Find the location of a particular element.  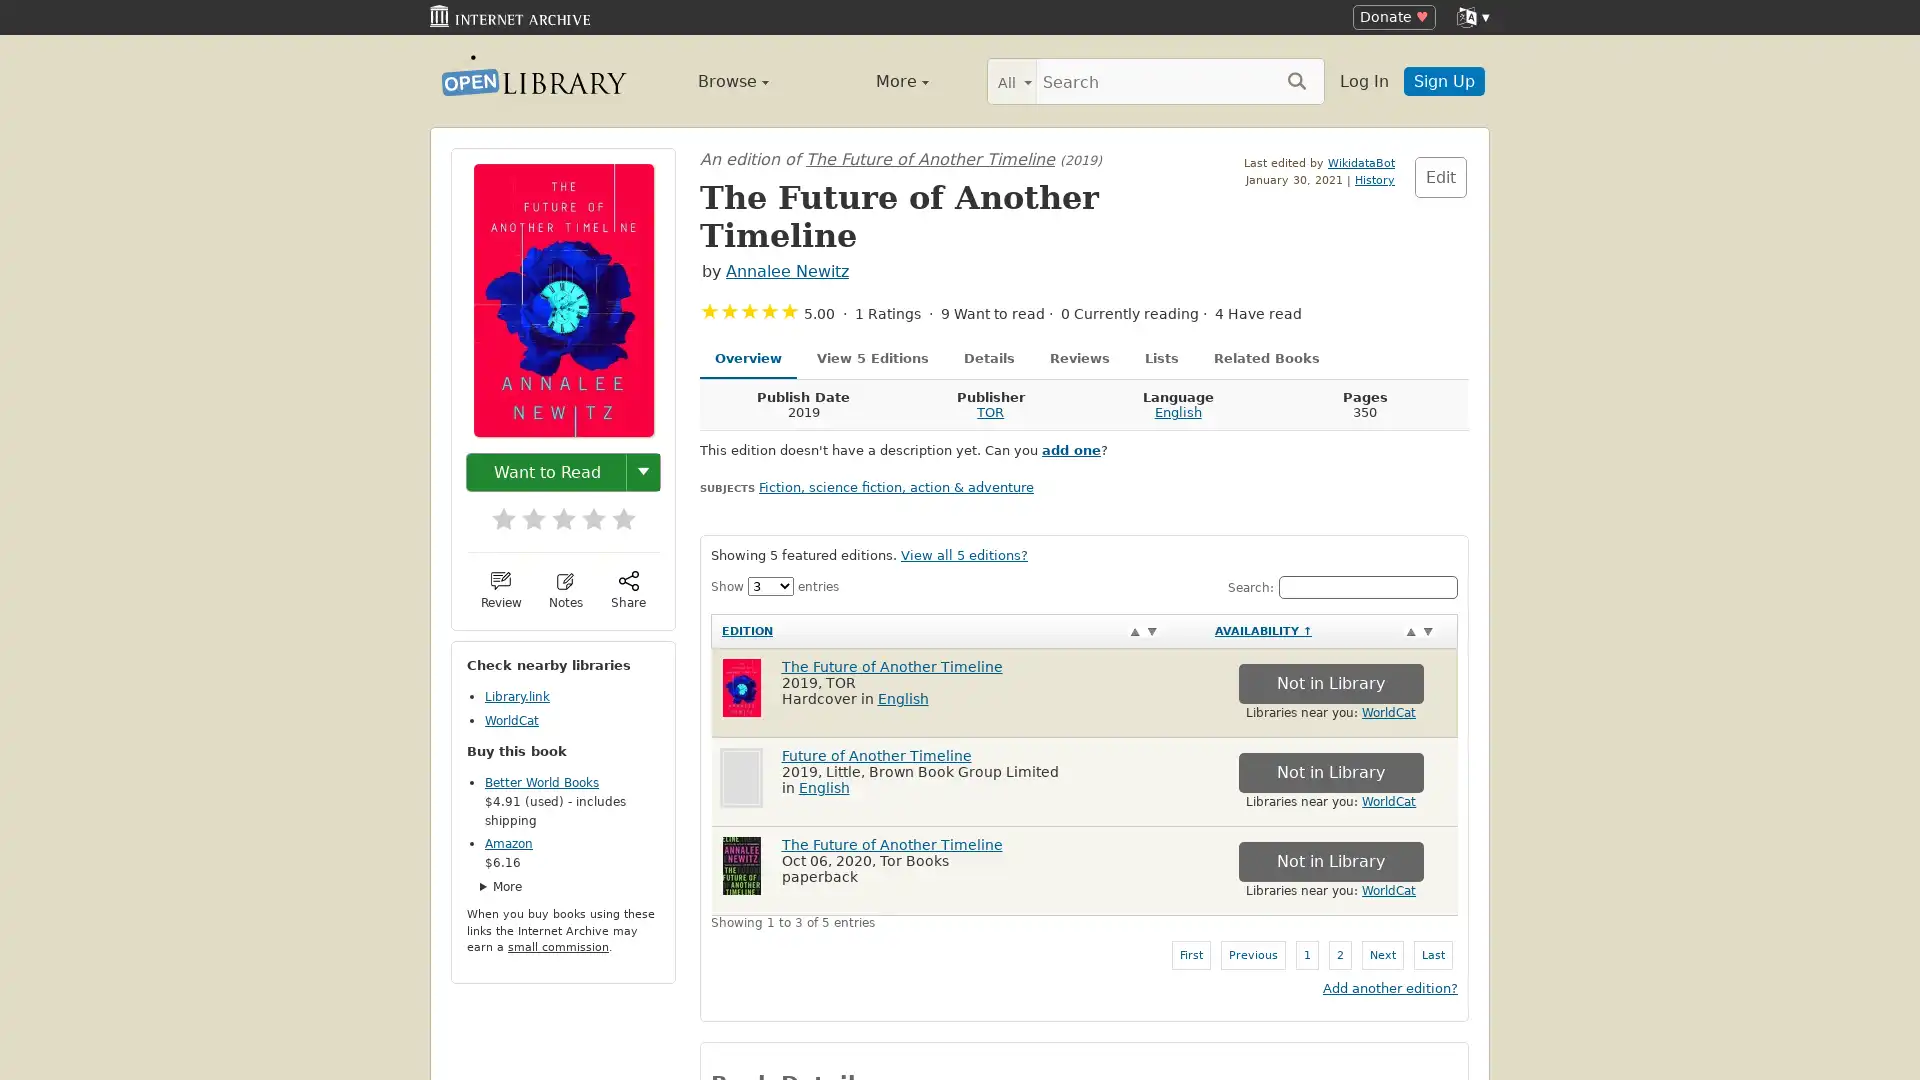

4 is located at coordinates (583, 511).